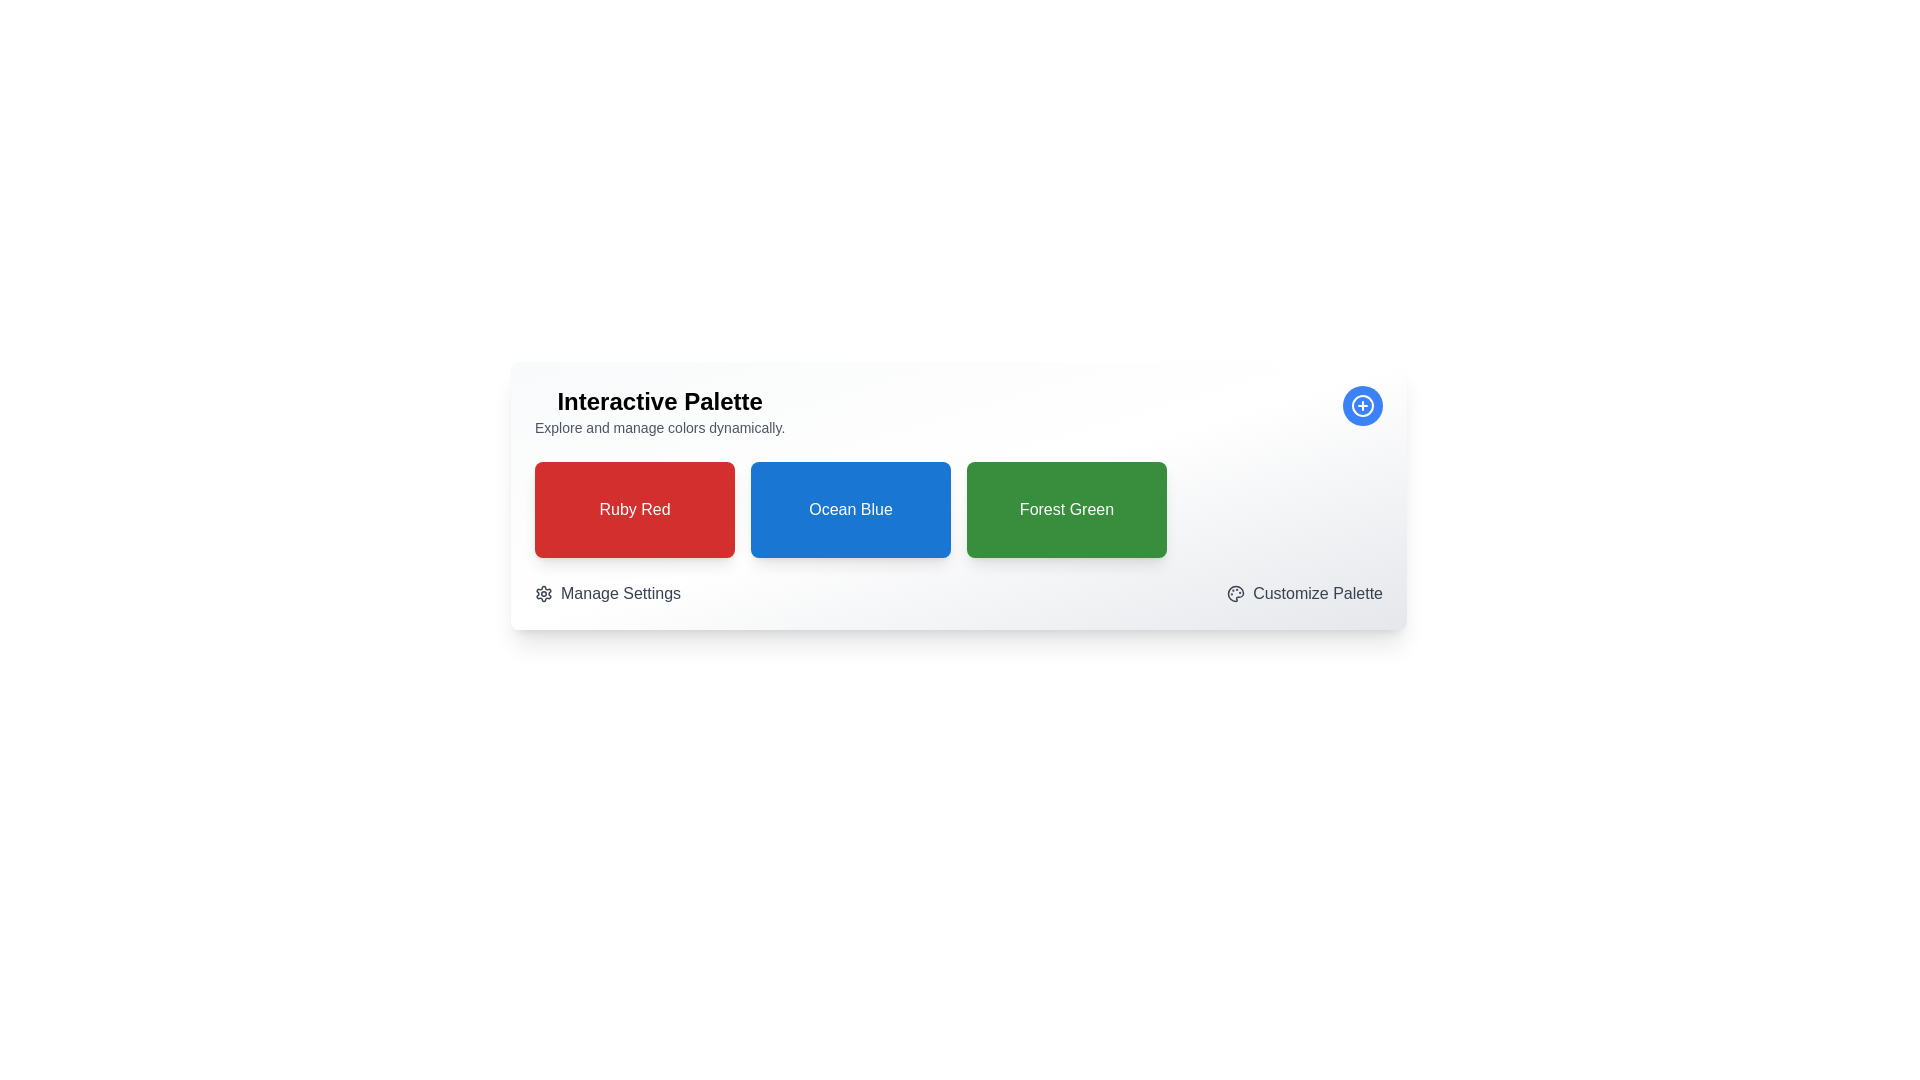  I want to click on descriptive text element located directly below the 'Interactive Palette' title, which provides supplementary information about the section, so click(660, 427).